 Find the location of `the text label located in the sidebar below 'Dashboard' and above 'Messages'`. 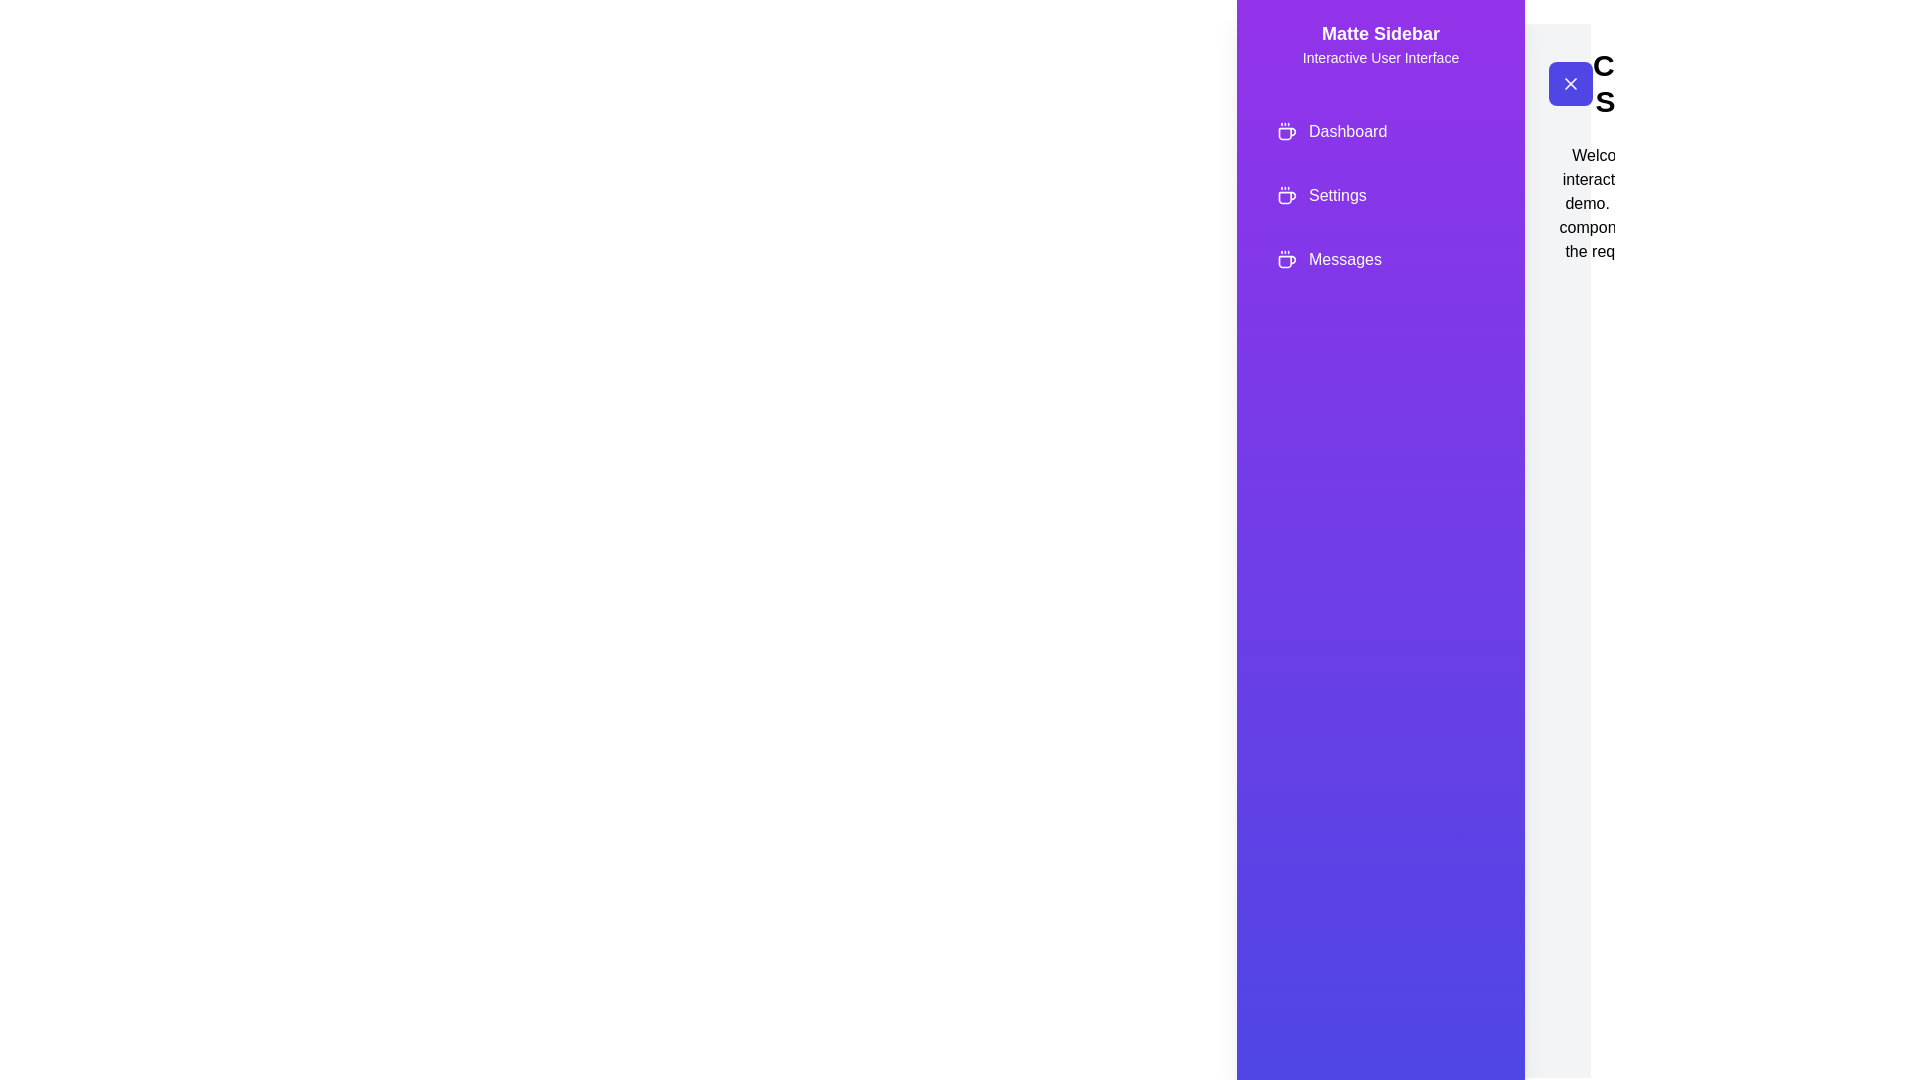

the text label located in the sidebar below 'Dashboard' and above 'Messages' is located at coordinates (1337, 196).